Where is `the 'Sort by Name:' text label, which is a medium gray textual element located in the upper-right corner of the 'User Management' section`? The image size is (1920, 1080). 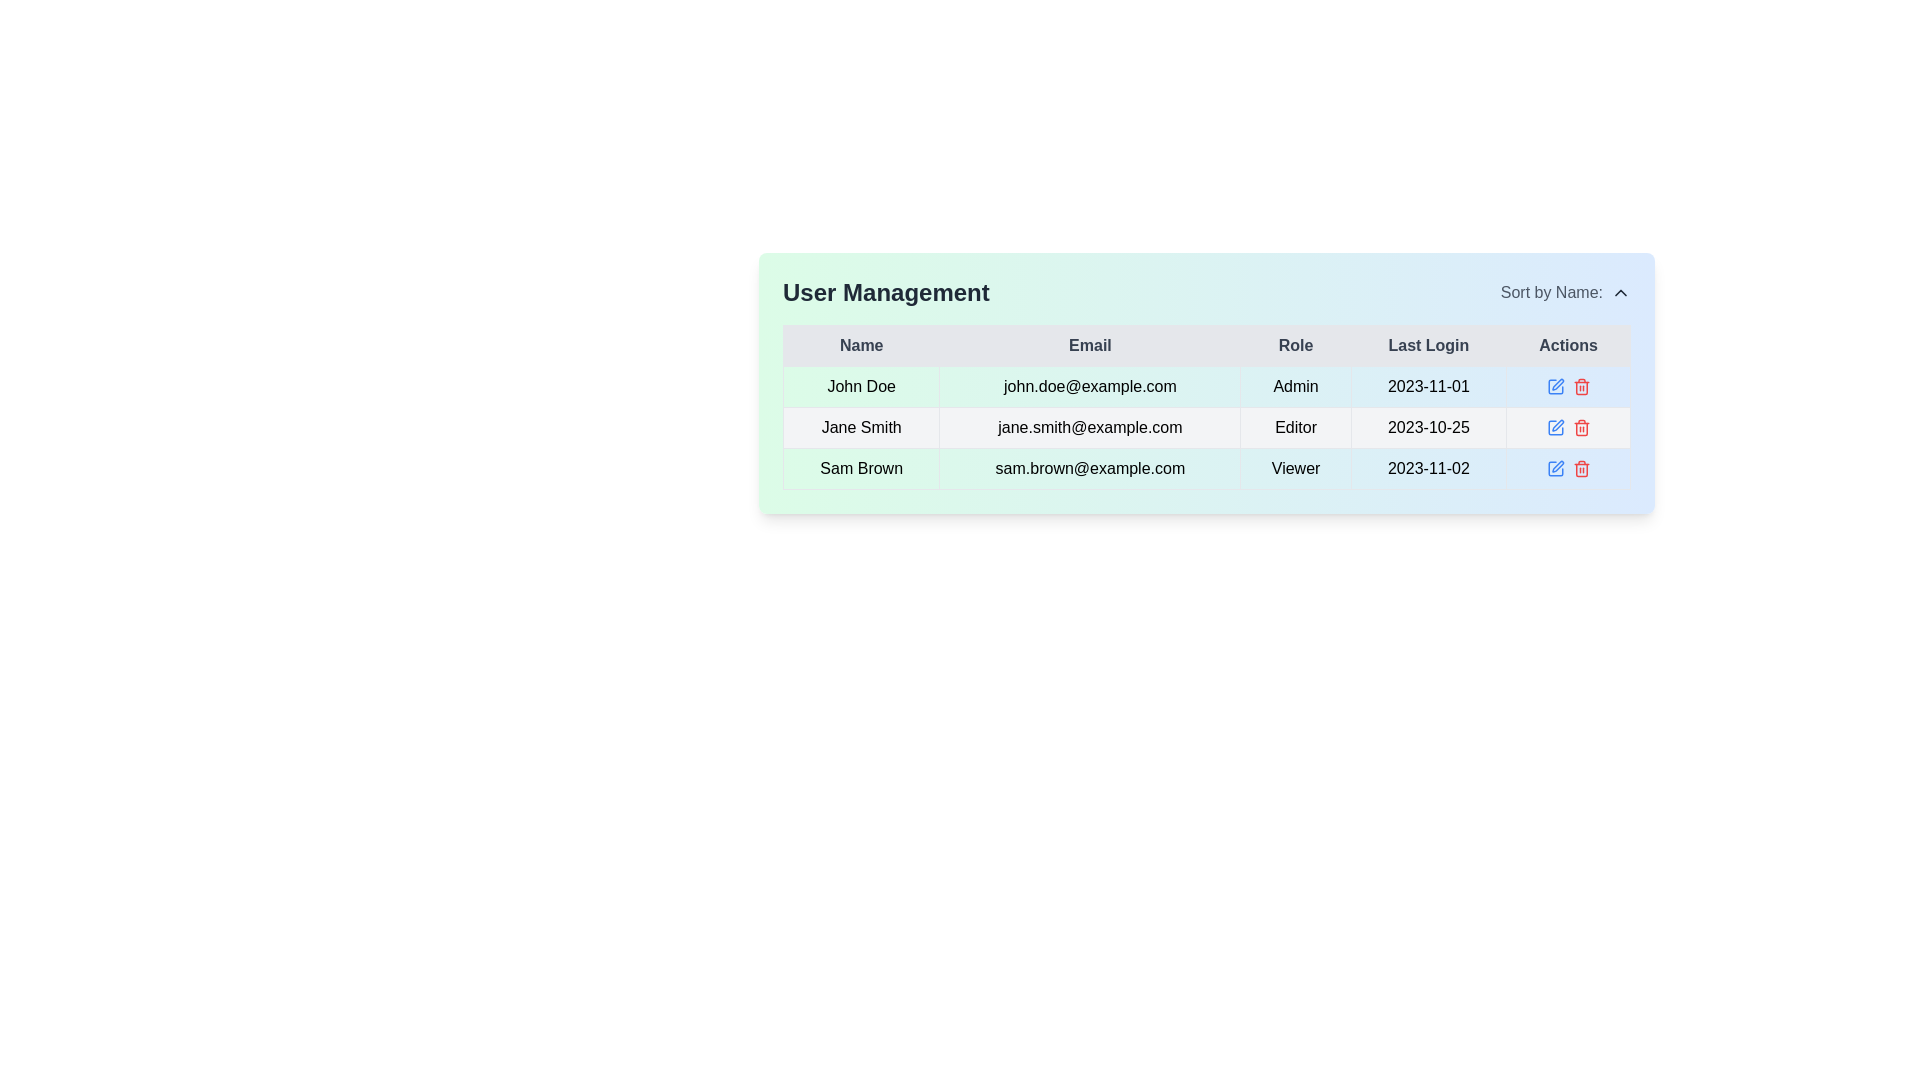
the 'Sort by Name:' text label, which is a medium gray textual element located in the upper-right corner of the 'User Management' section is located at coordinates (1550, 293).